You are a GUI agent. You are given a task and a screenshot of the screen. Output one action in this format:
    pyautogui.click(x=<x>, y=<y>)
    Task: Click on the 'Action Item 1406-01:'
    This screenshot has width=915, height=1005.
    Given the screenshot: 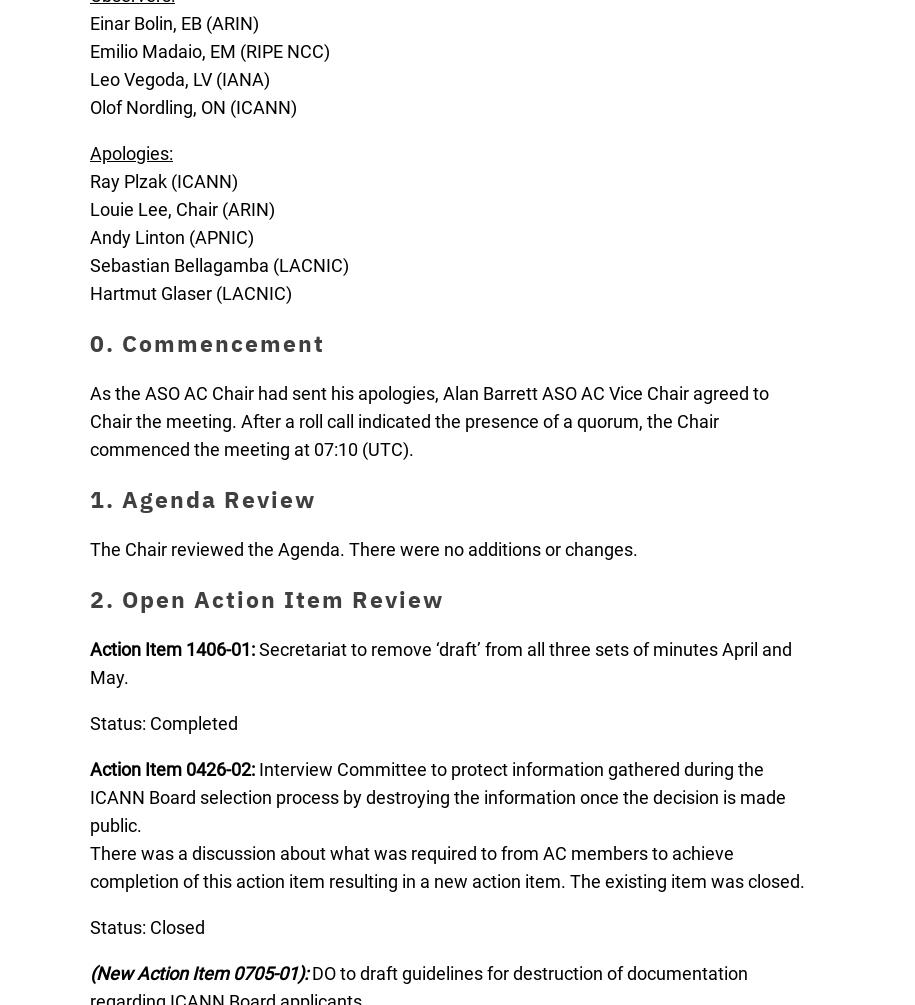 What is the action you would take?
    pyautogui.click(x=89, y=648)
    